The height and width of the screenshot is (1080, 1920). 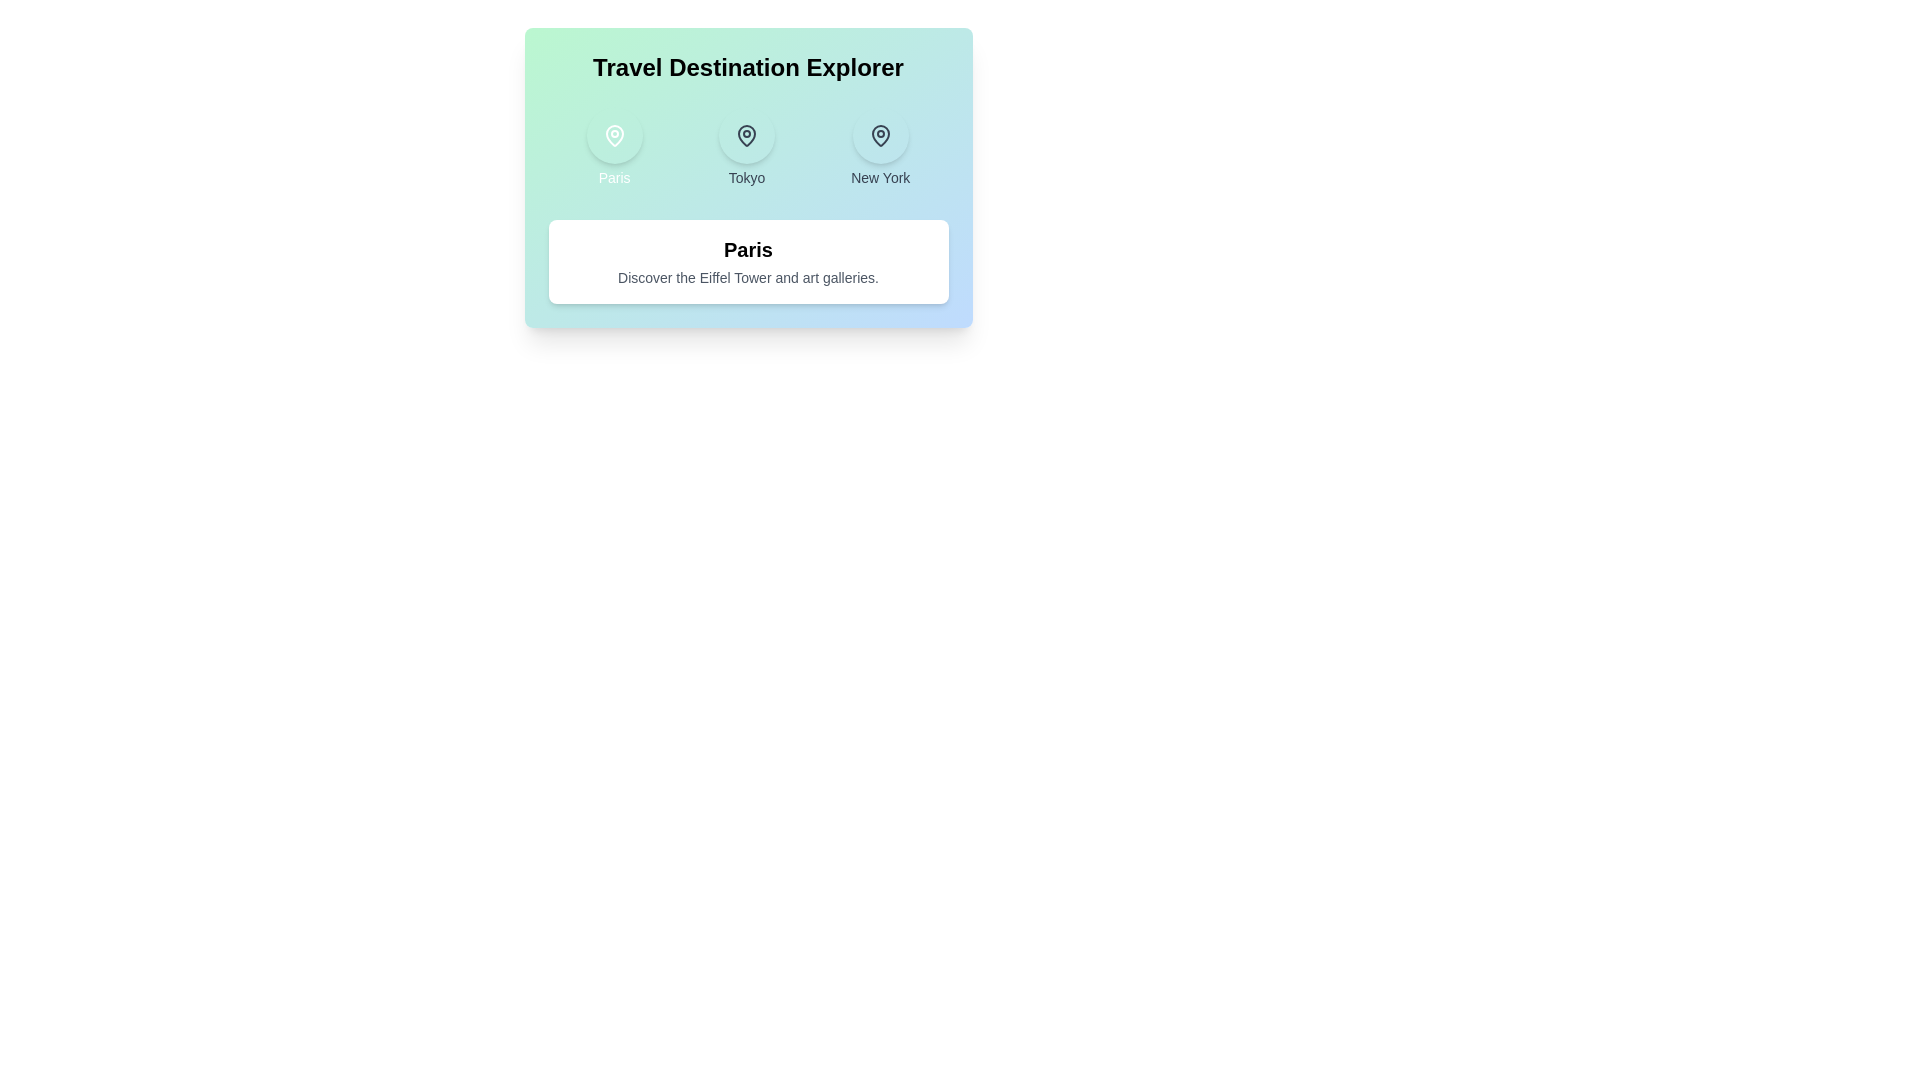 I want to click on the interactive icon representing the travel destination 'Paris', located under the 'Travel Destination Explorer' section, to the left of 'Tokyo' and 'New York', so click(x=613, y=135).